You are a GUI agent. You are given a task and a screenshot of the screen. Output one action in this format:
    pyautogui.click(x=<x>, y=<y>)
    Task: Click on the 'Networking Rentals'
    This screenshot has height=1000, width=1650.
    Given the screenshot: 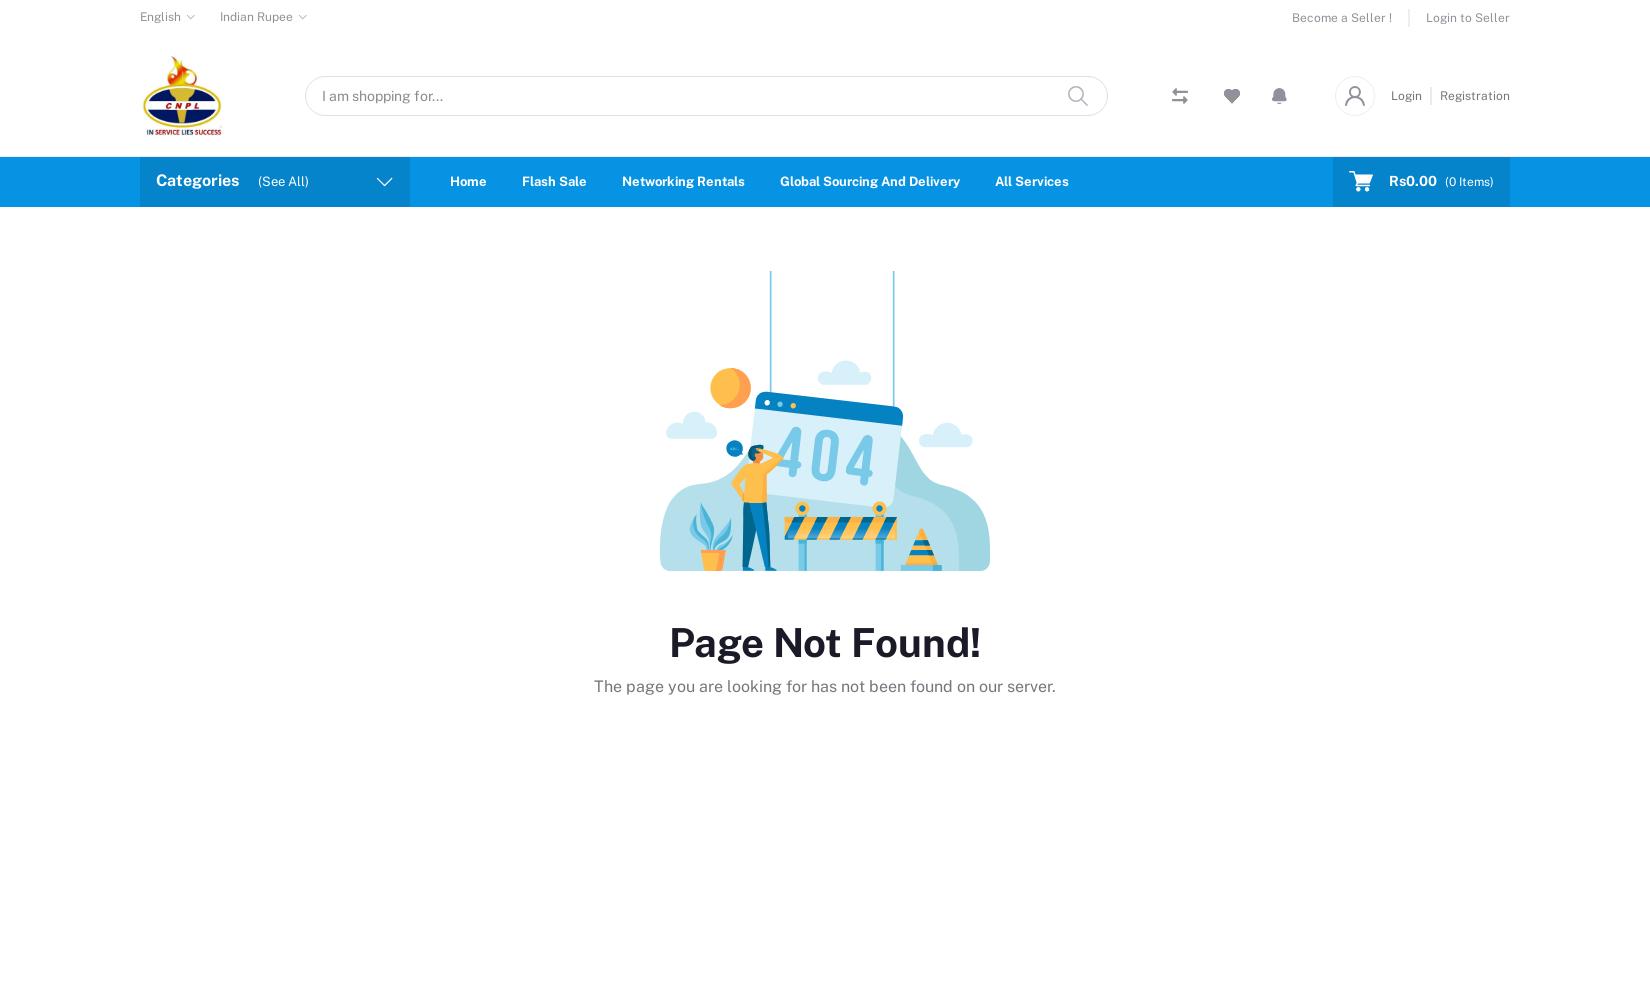 What is the action you would take?
    pyautogui.click(x=621, y=180)
    